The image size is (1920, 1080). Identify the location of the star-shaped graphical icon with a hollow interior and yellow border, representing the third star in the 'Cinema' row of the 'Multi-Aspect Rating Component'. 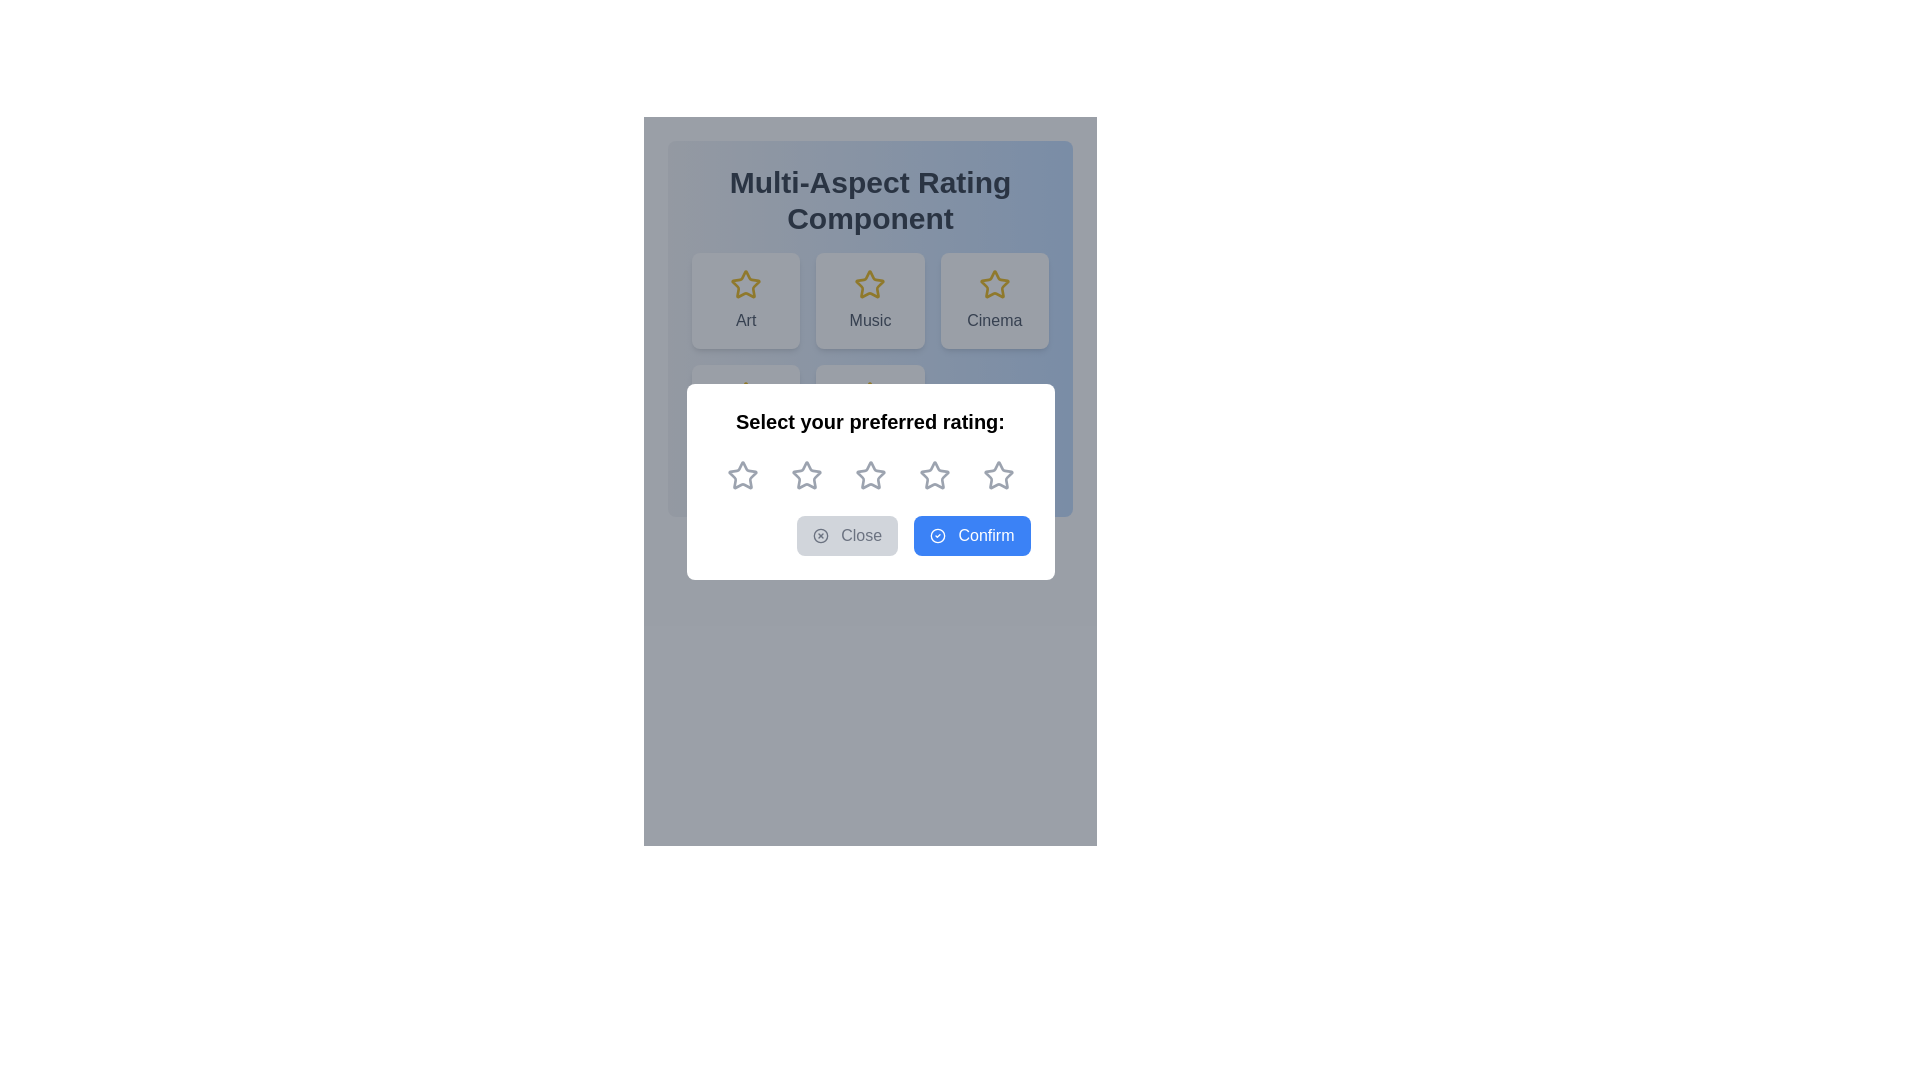
(994, 284).